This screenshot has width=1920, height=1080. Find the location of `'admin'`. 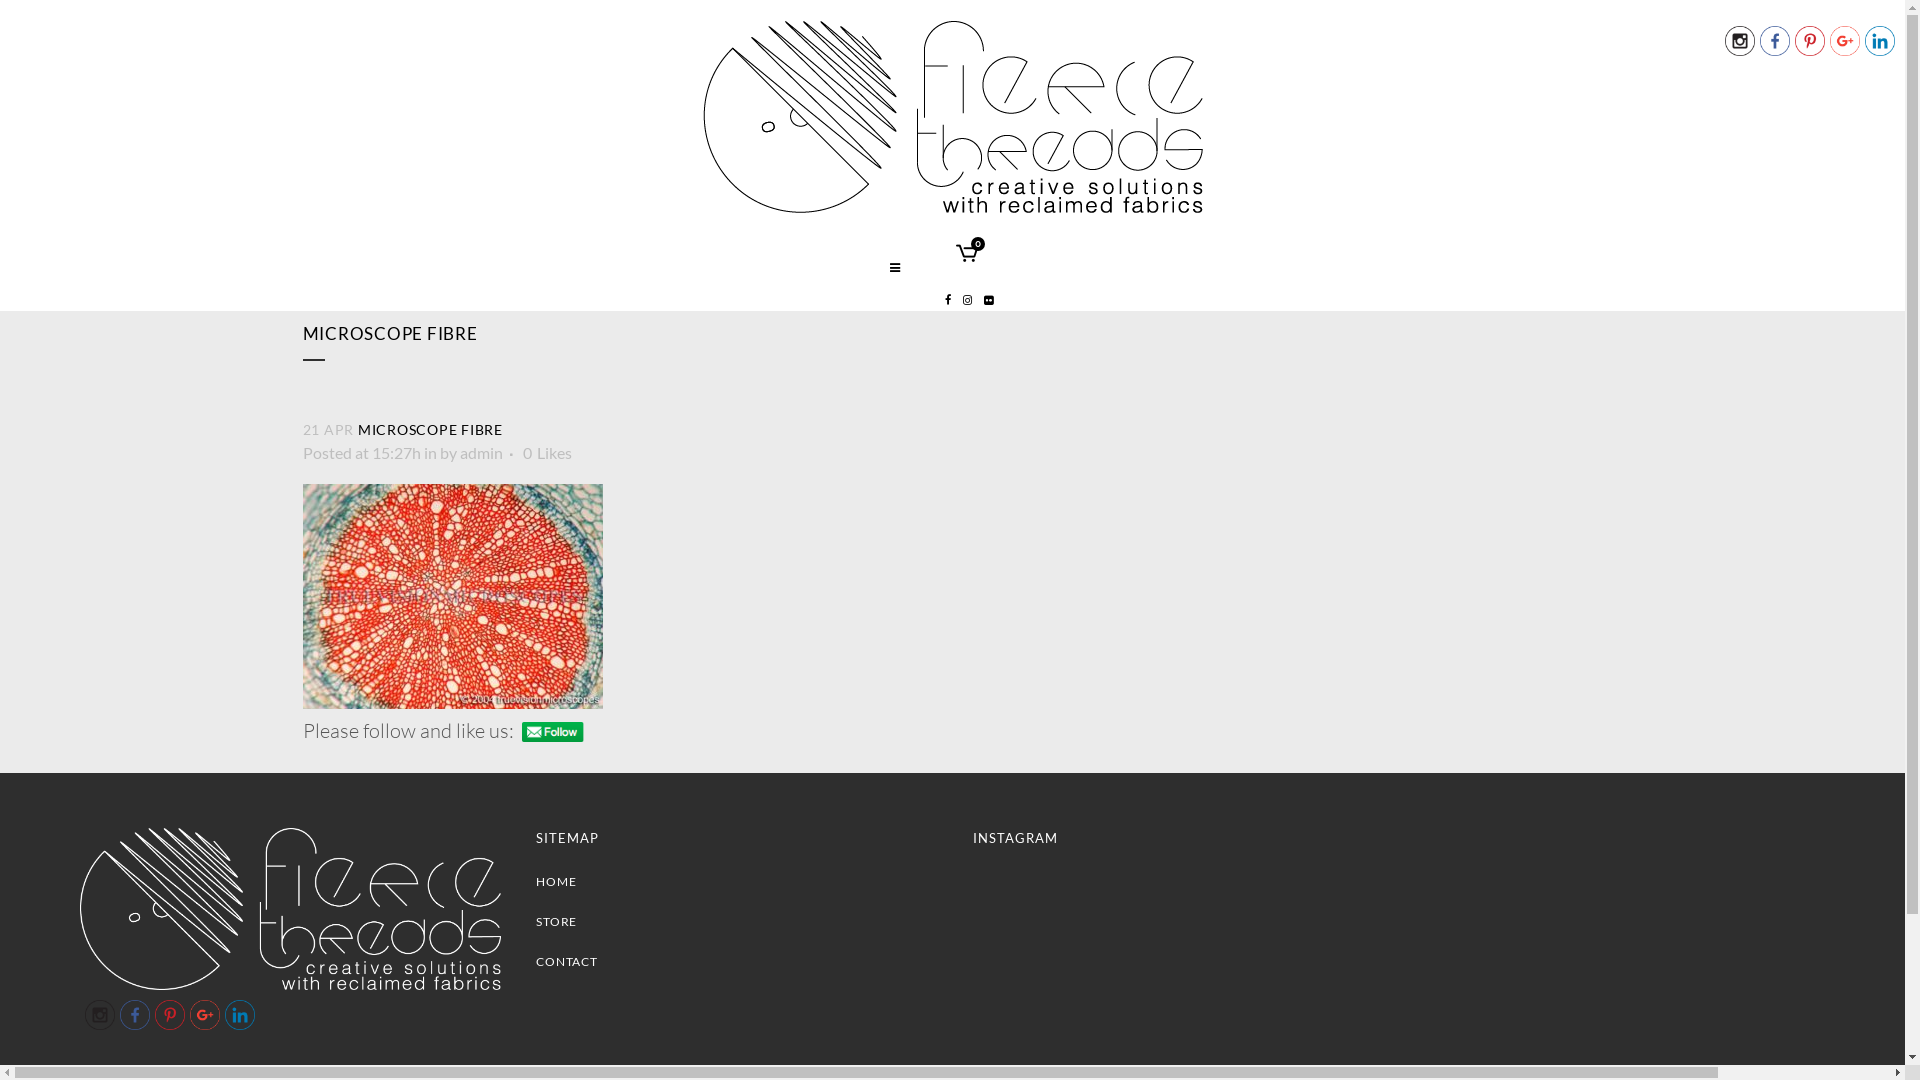

'admin' is located at coordinates (481, 452).